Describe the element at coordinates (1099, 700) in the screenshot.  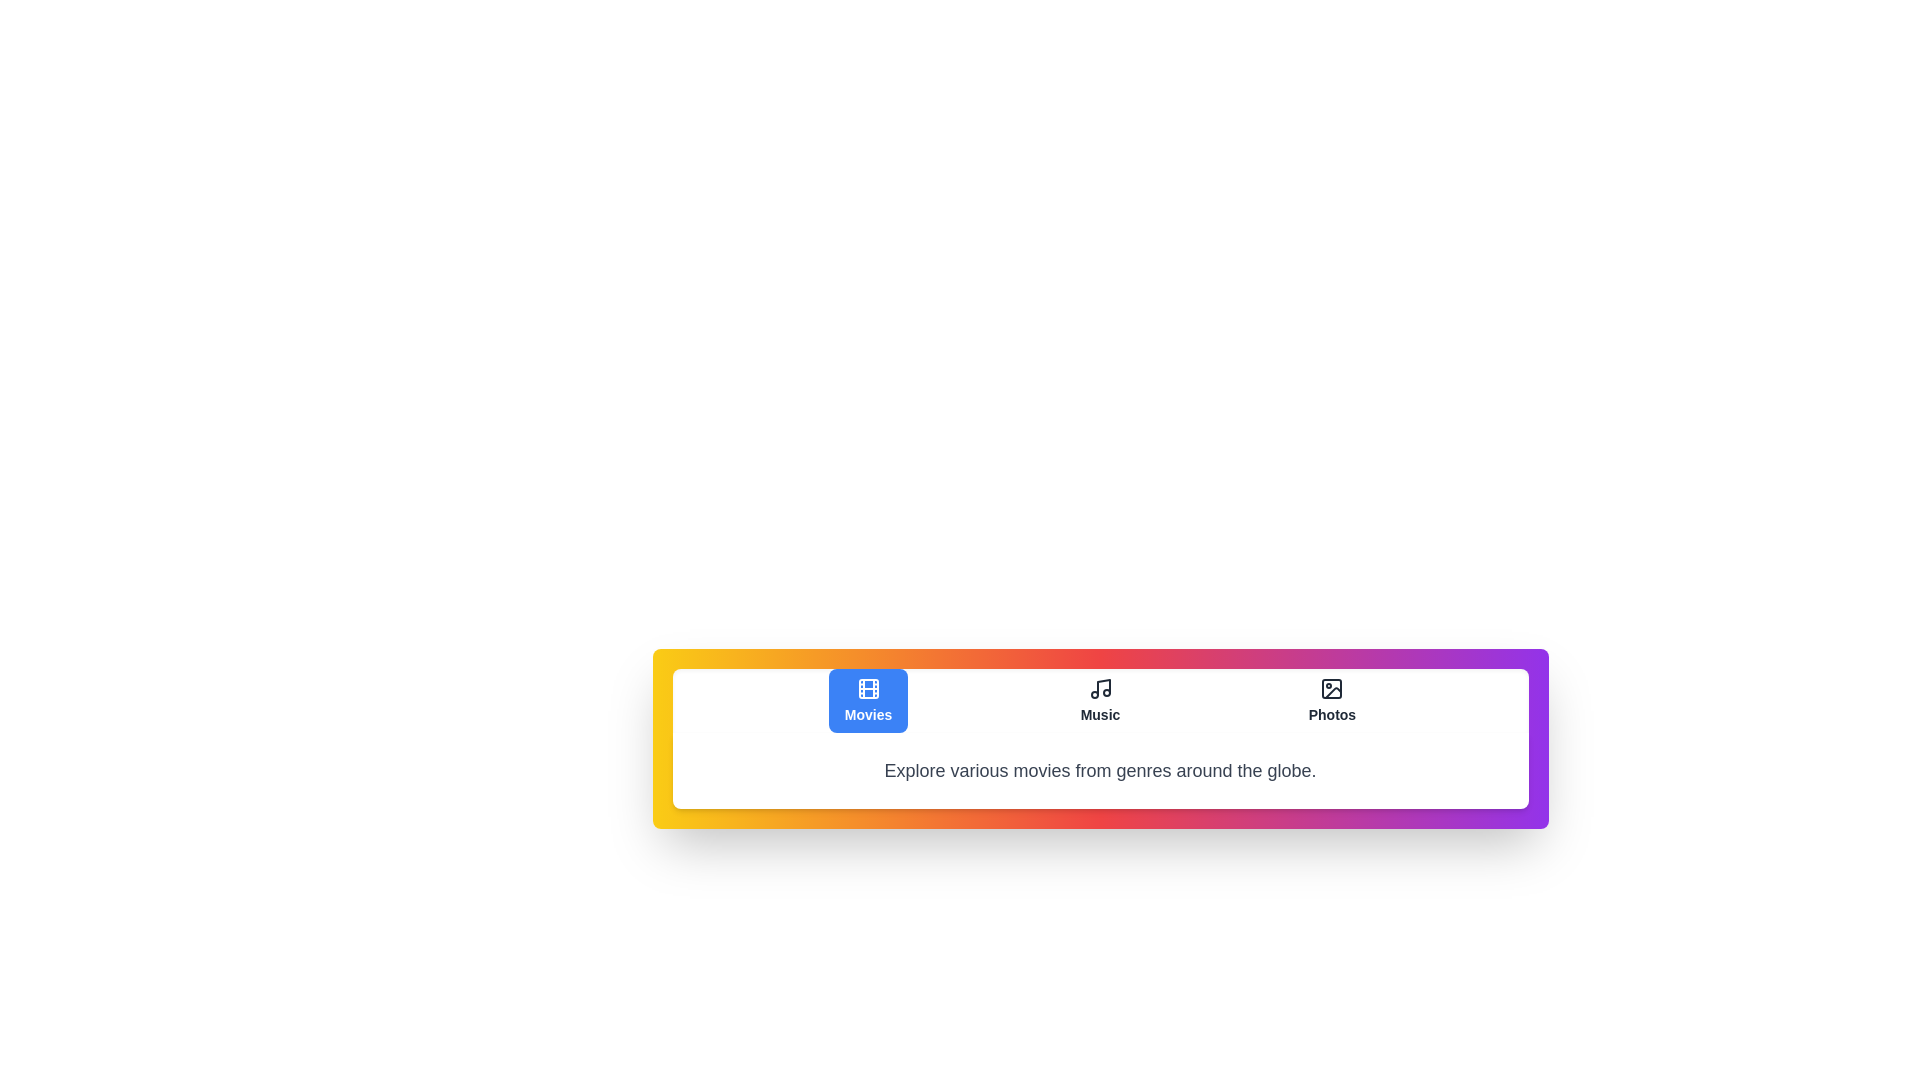
I see `the tab labeled Music to observe its hover state` at that location.